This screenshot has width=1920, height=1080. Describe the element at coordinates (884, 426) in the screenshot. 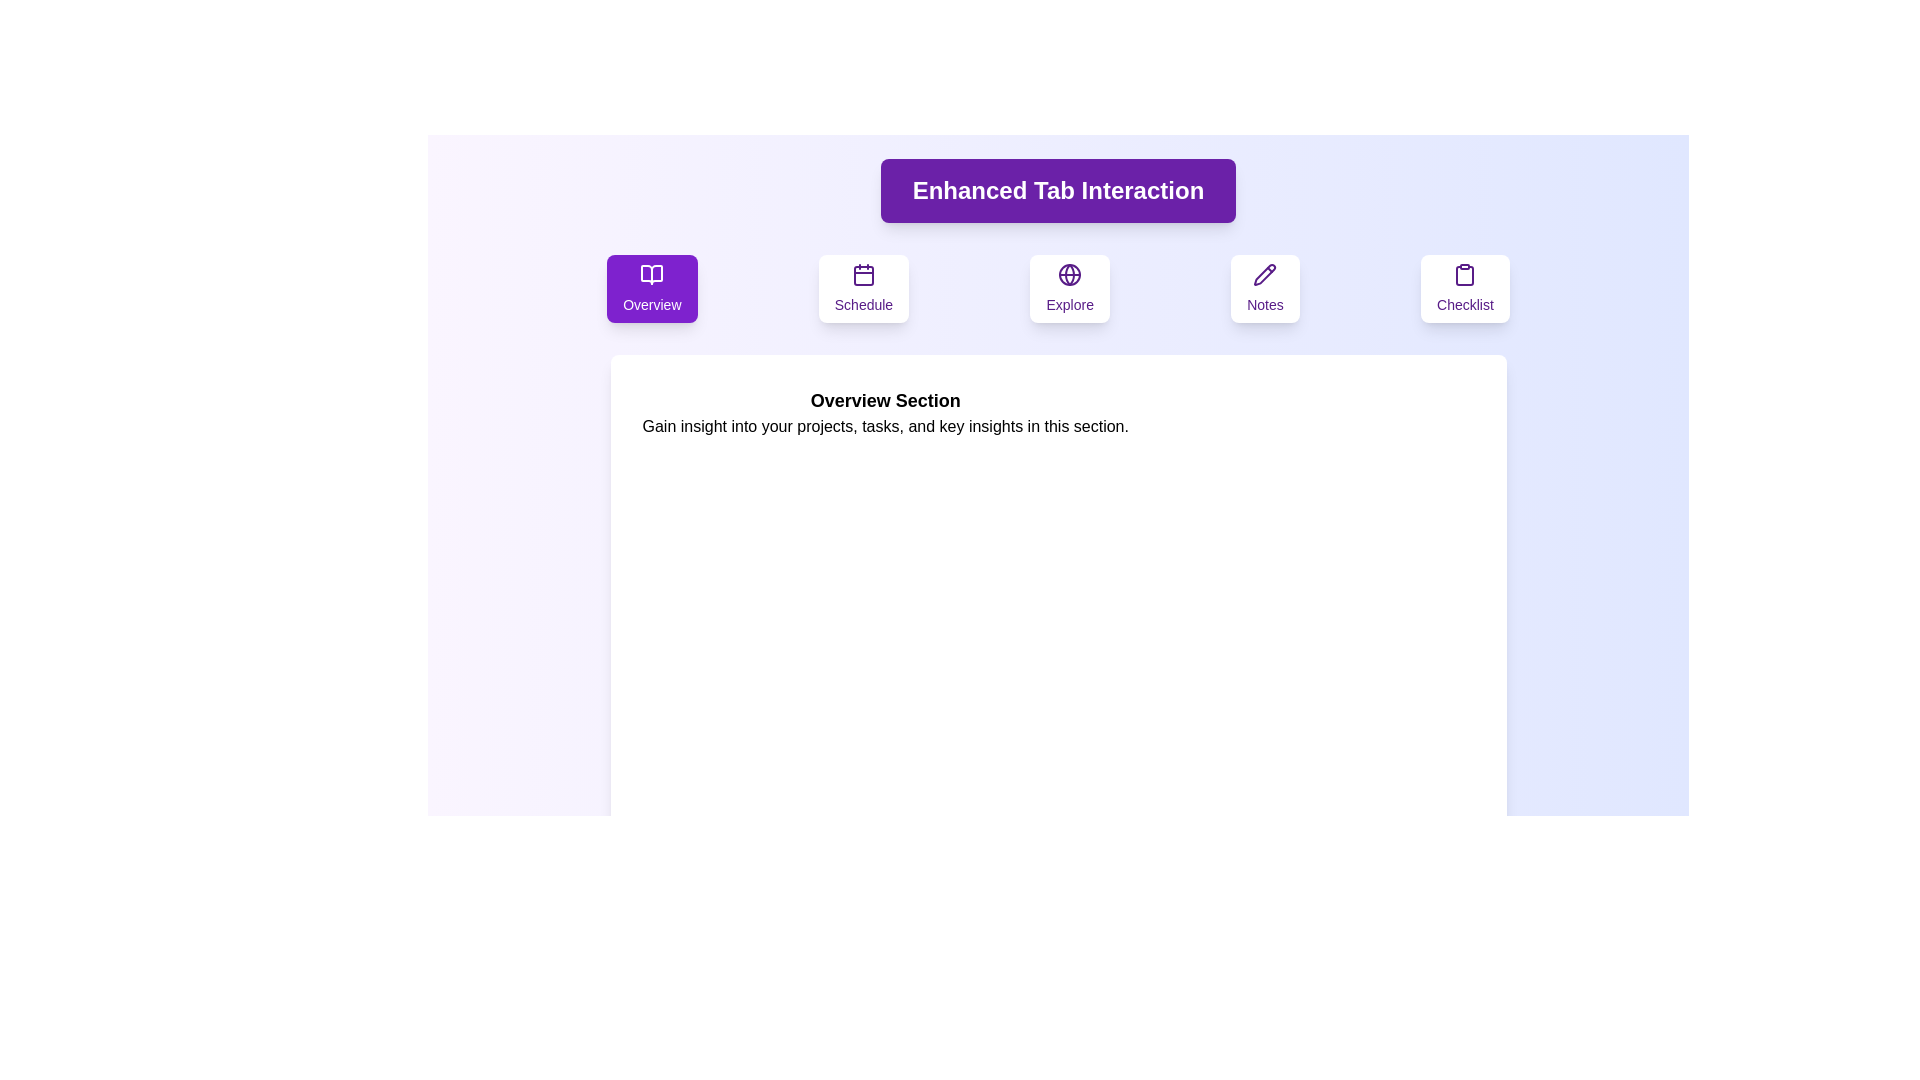

I see `the static text element that describes the purpose and content of the 'Overview Section', located immediately below the bold heading titled 'Overview Section'` at that location.